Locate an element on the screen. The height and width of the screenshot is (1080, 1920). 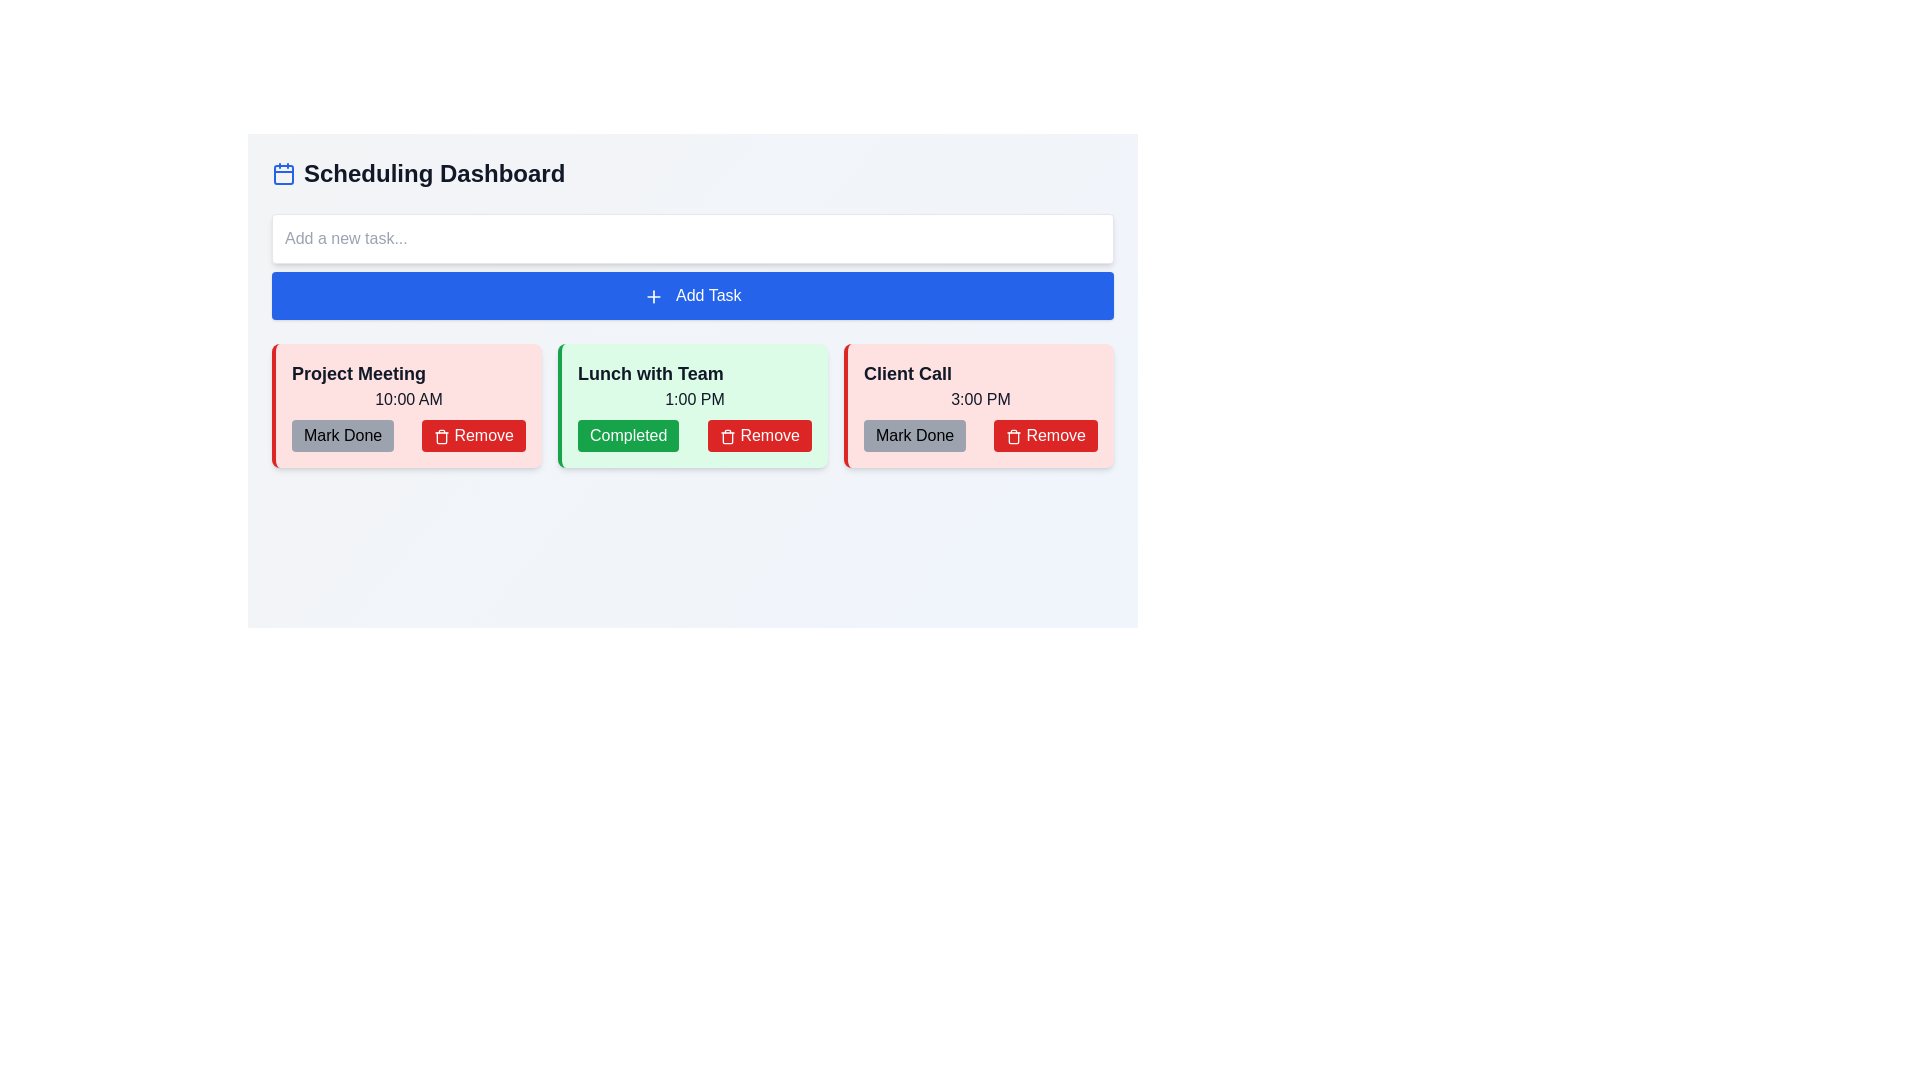
the 'Remove' button with a red background and a trash icon, located in the bottom-right corner of the 'Client Call' task card is located at coordinates (1045, 434).